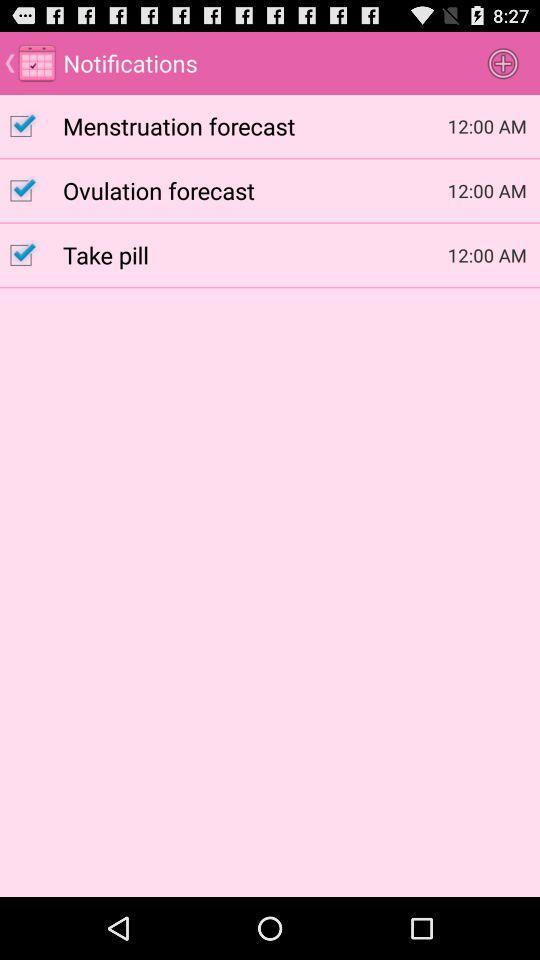  What do you see at coordinates (255, 190) in the screenshot?
I see `the ovulation forecast icon` at bounding box center [255, 190].